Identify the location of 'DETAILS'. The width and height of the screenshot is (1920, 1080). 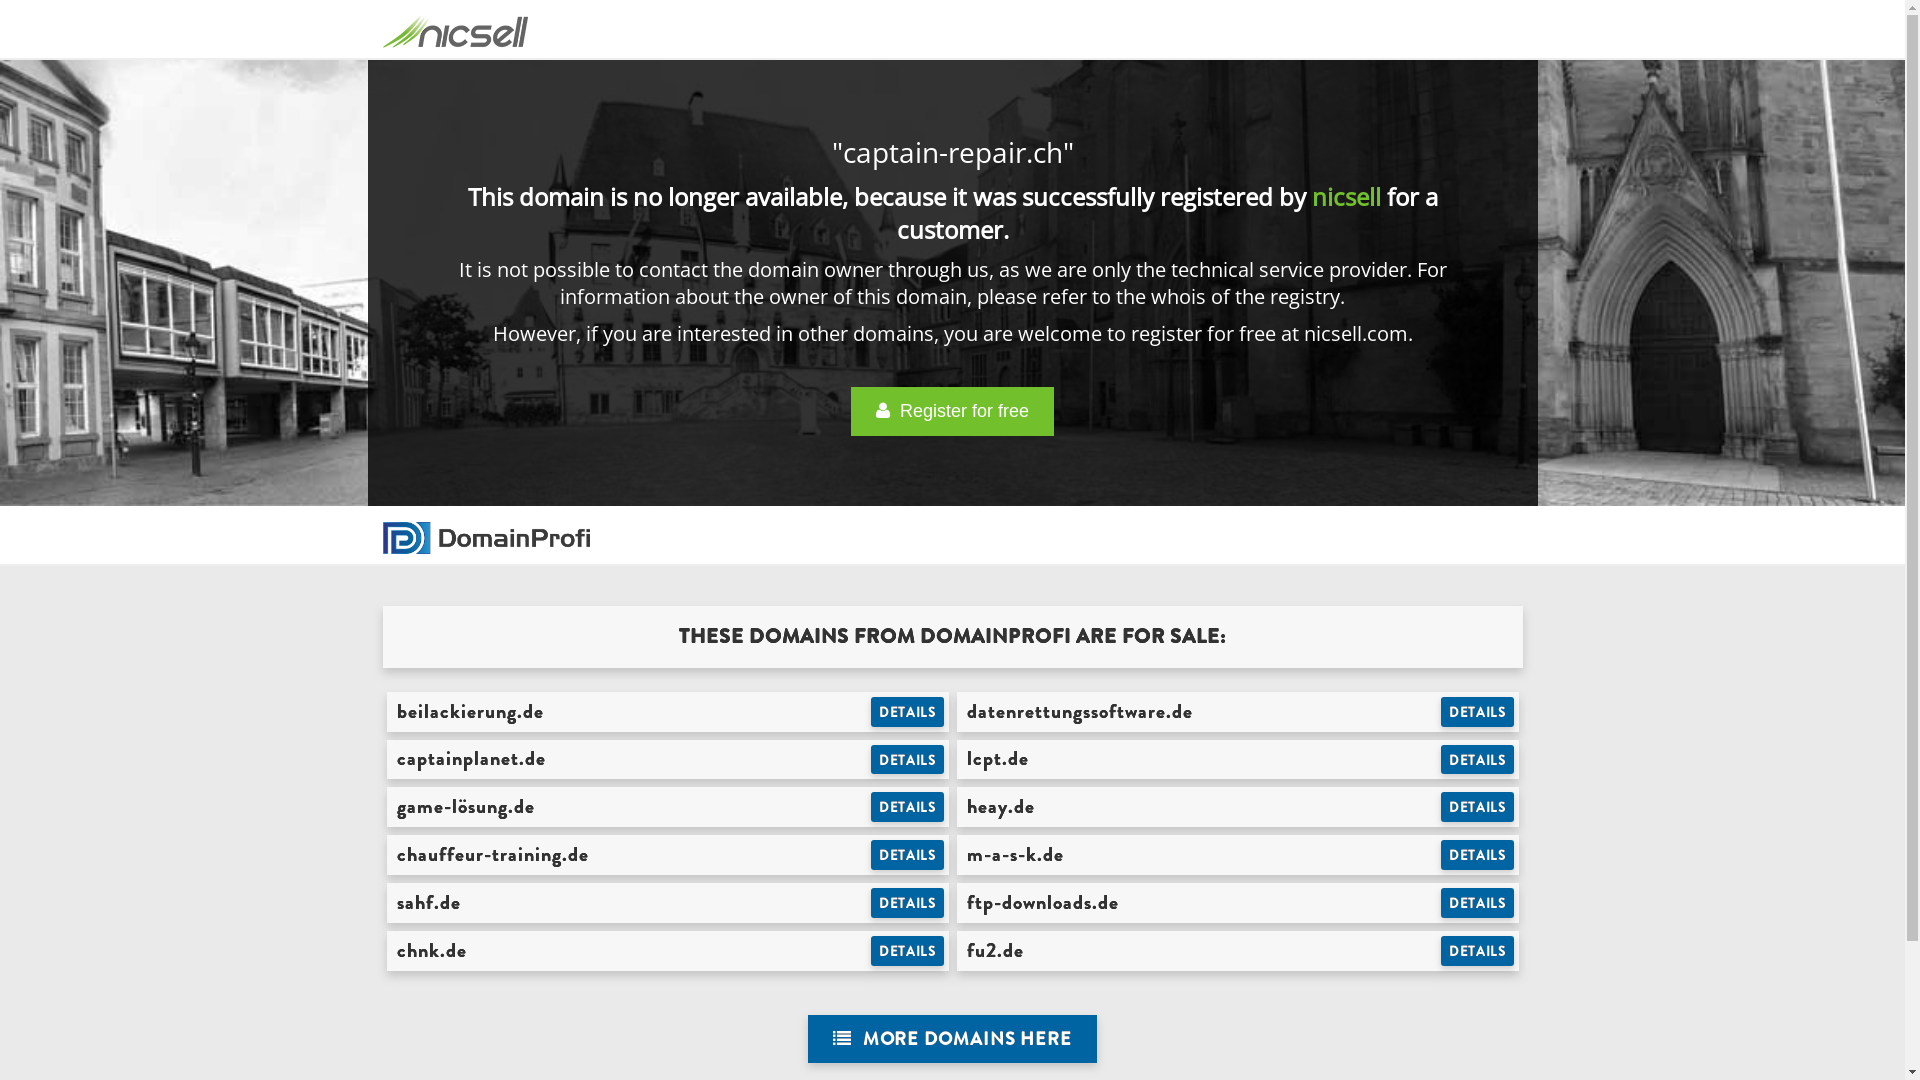
(1477, 711).